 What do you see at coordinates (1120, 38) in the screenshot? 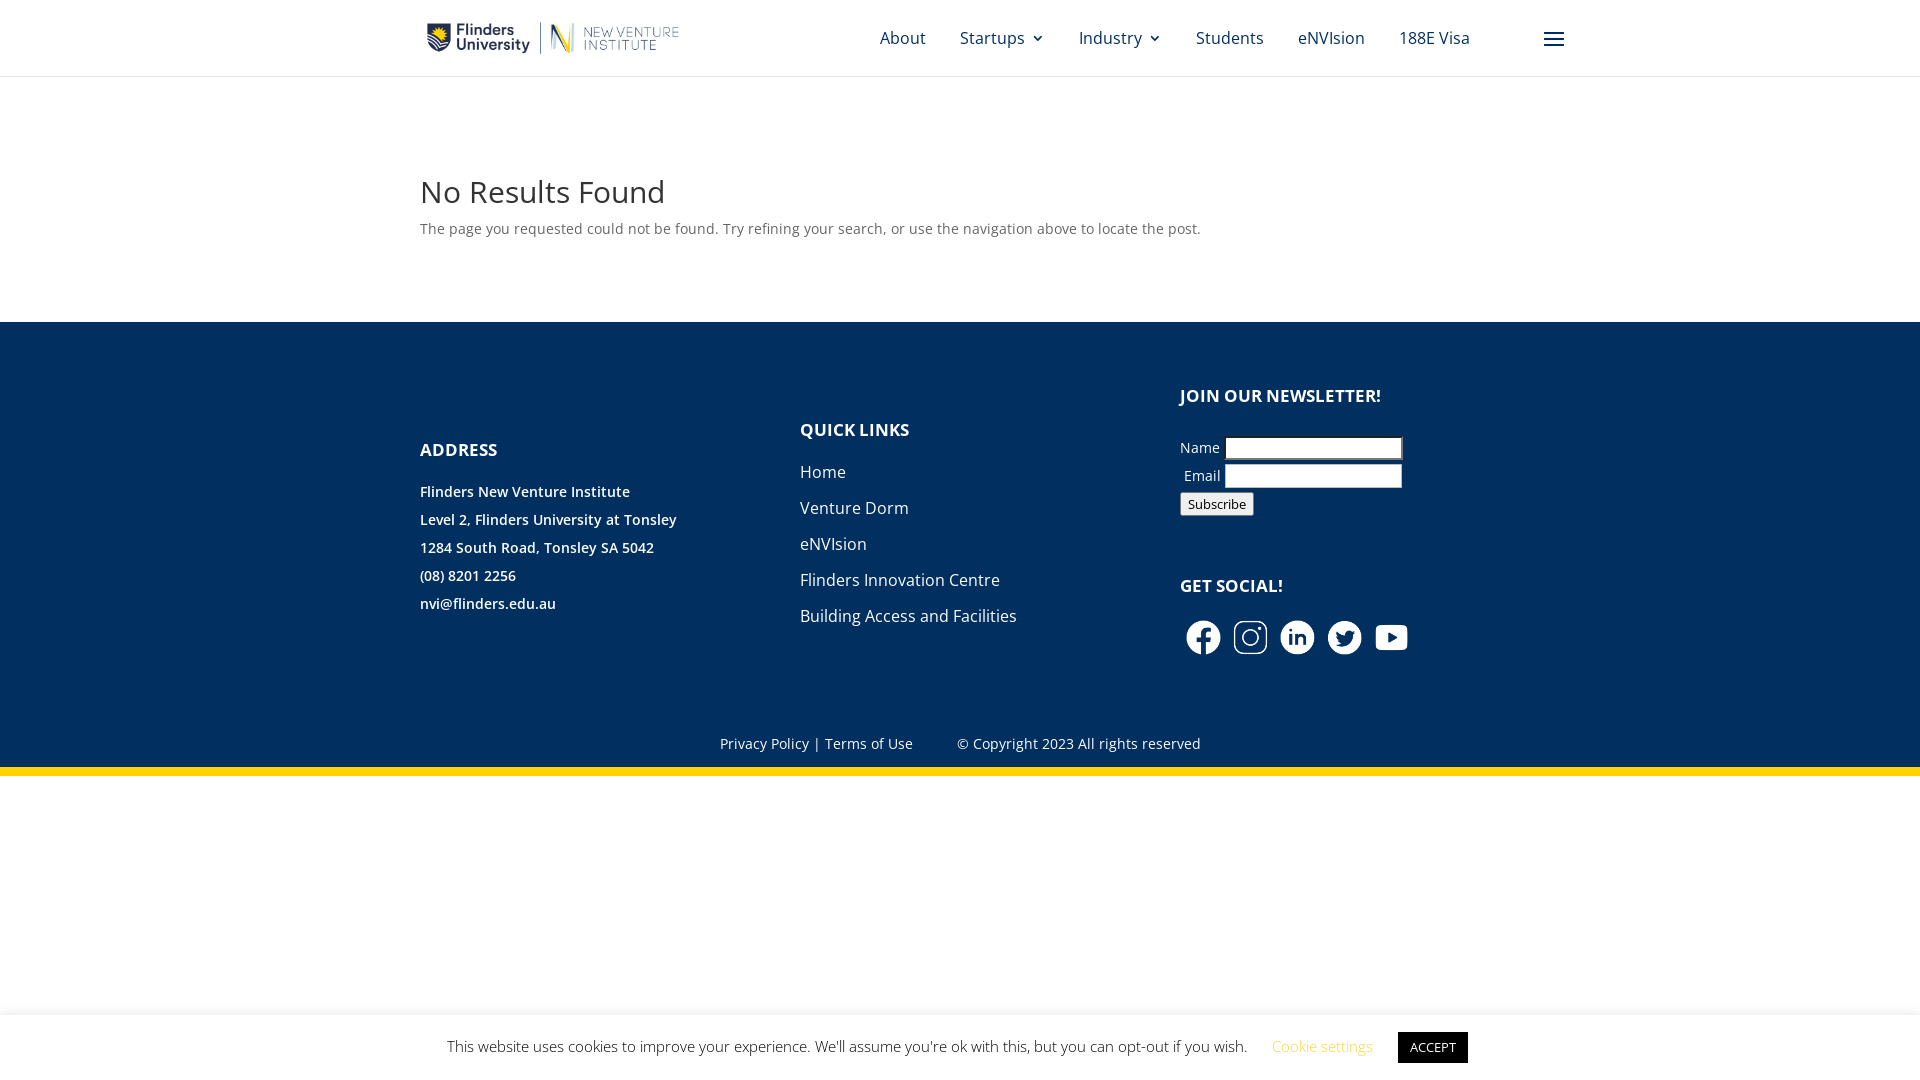
I see `'Industry'` at bounding box center [1120, 38].